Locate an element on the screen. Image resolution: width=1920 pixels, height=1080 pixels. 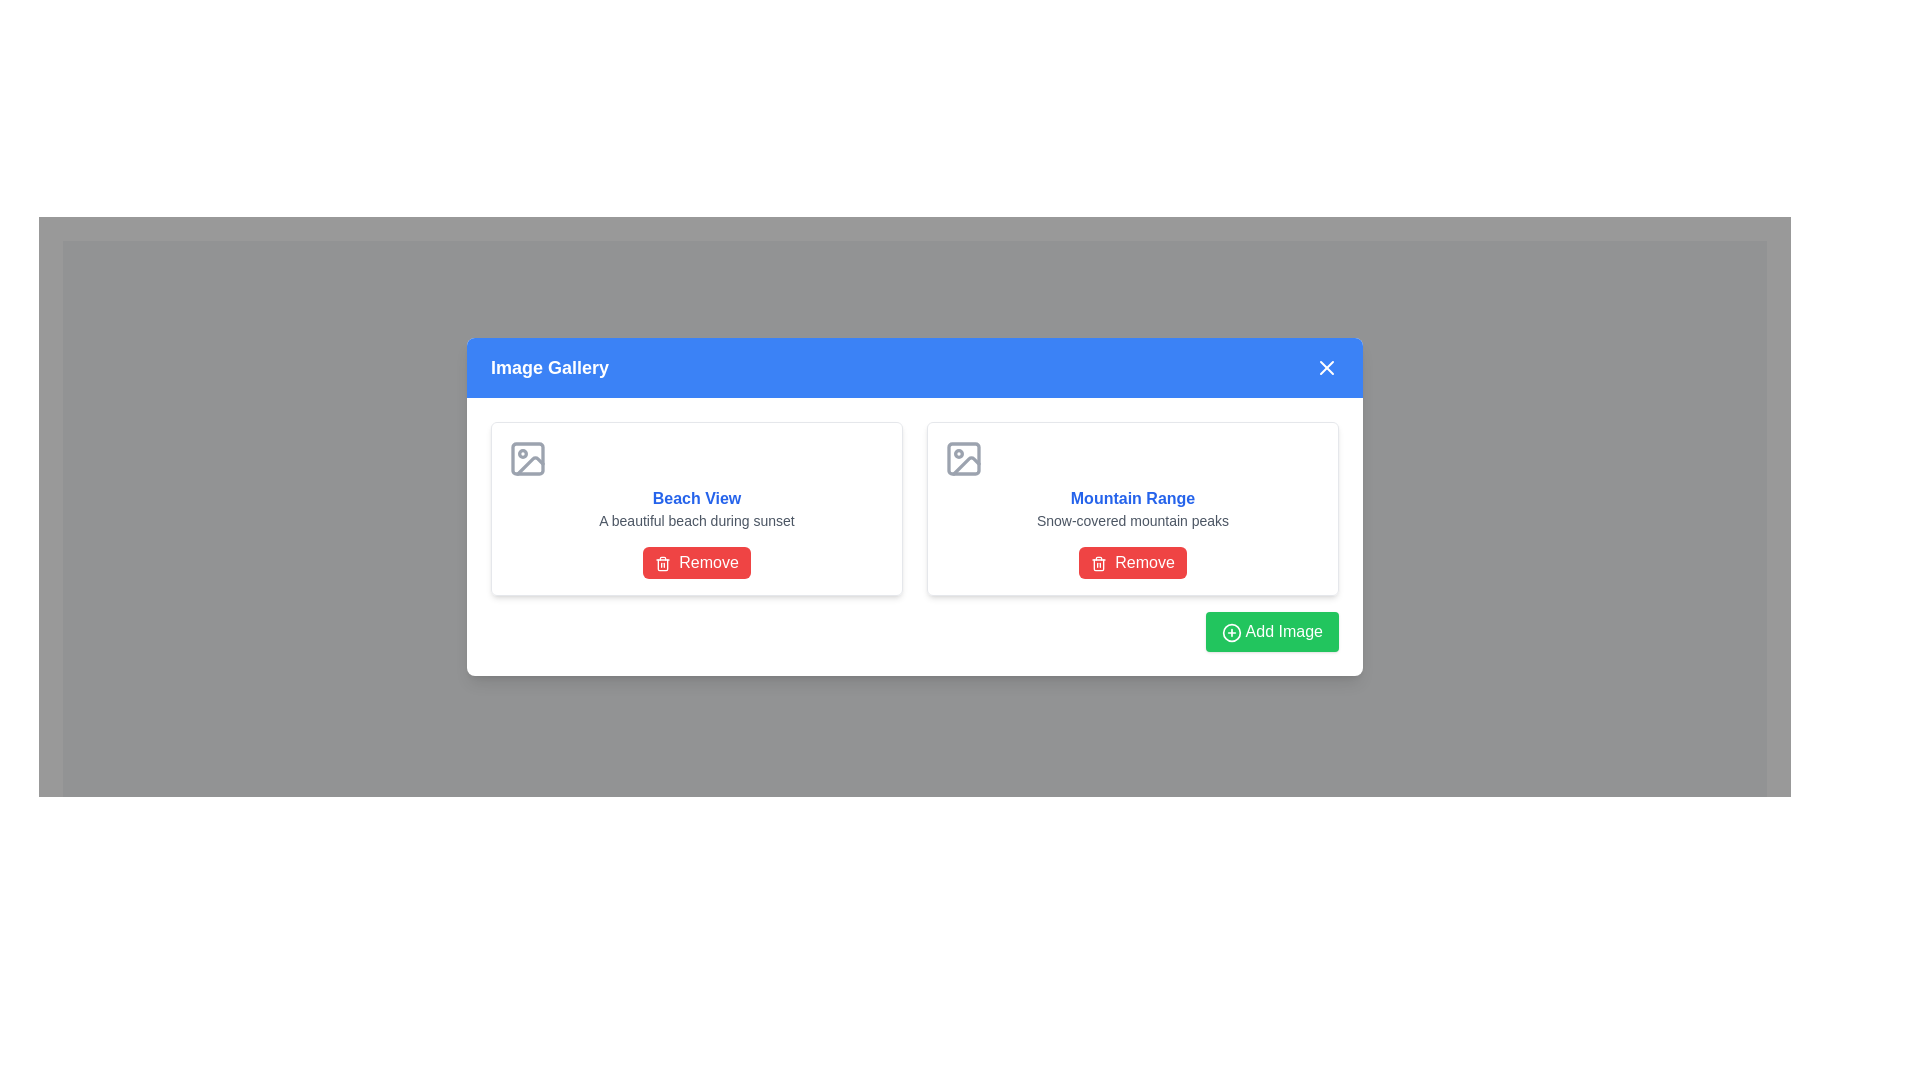
the trash bin icon within the 'Remove' button that has a red background, located at the bottom of the 'Beach View' card is located at coordinates (663, 565).